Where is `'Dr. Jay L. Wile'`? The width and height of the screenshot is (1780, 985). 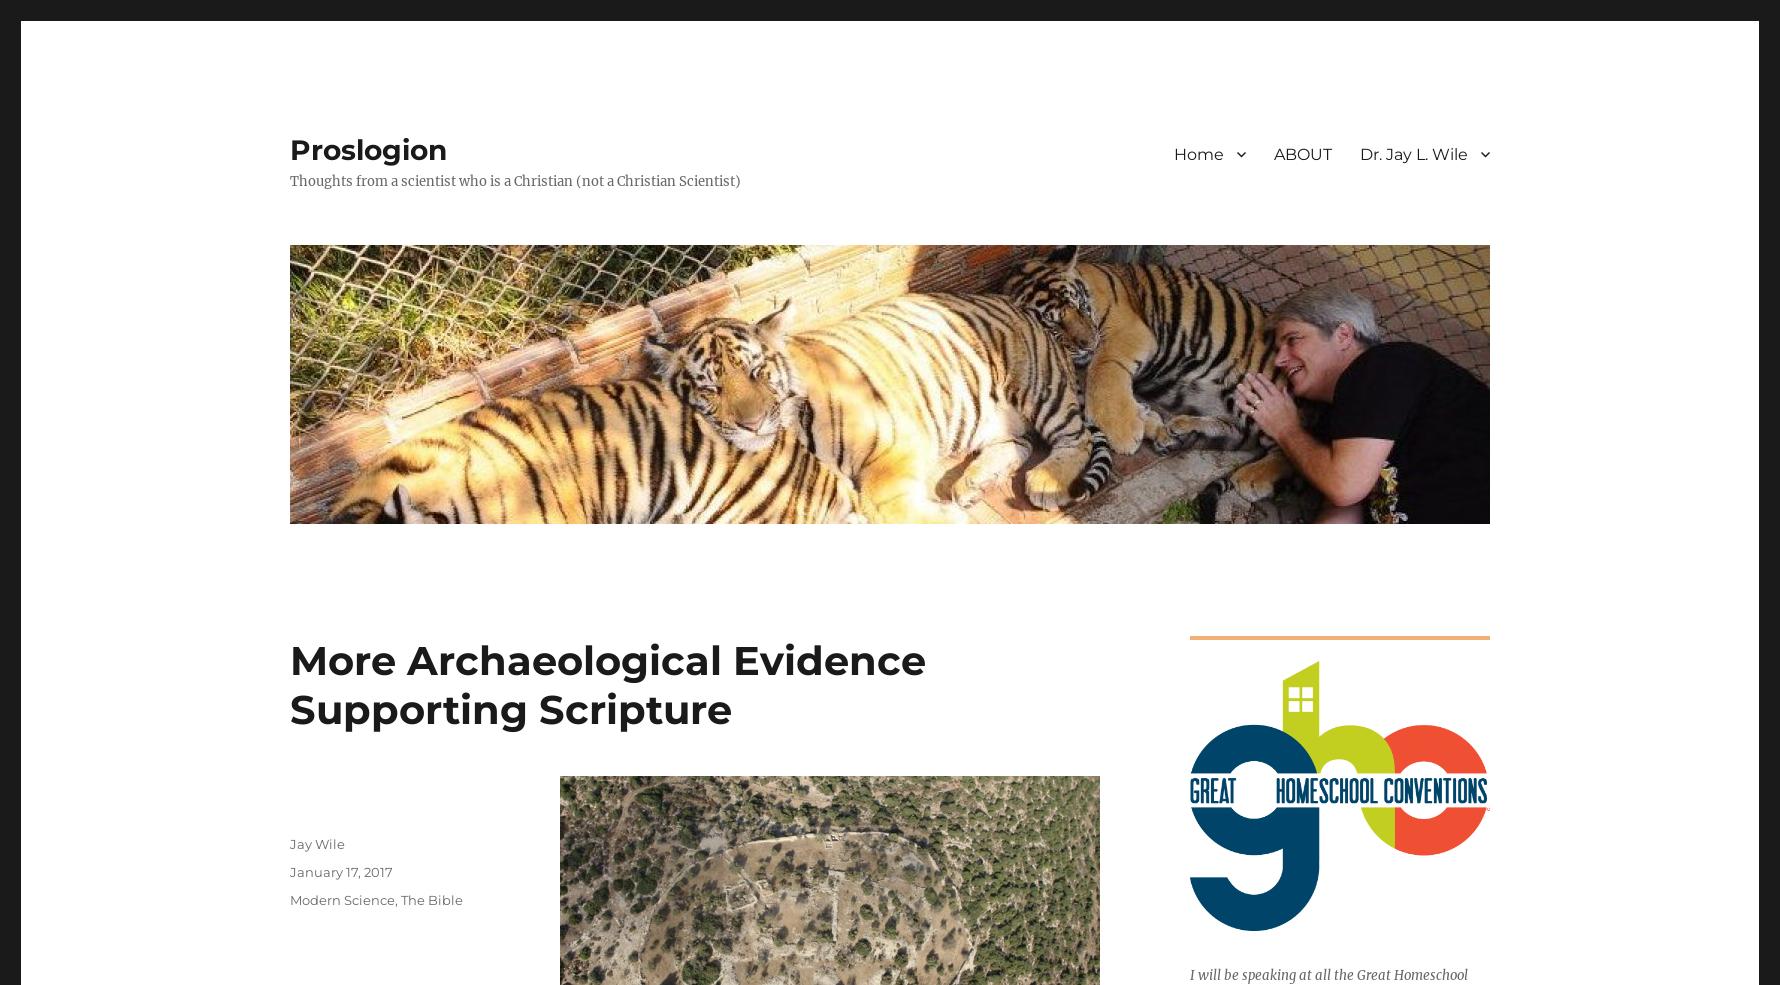 'Dr. Jay L. Wile' is located at coordinates (1413, 153).